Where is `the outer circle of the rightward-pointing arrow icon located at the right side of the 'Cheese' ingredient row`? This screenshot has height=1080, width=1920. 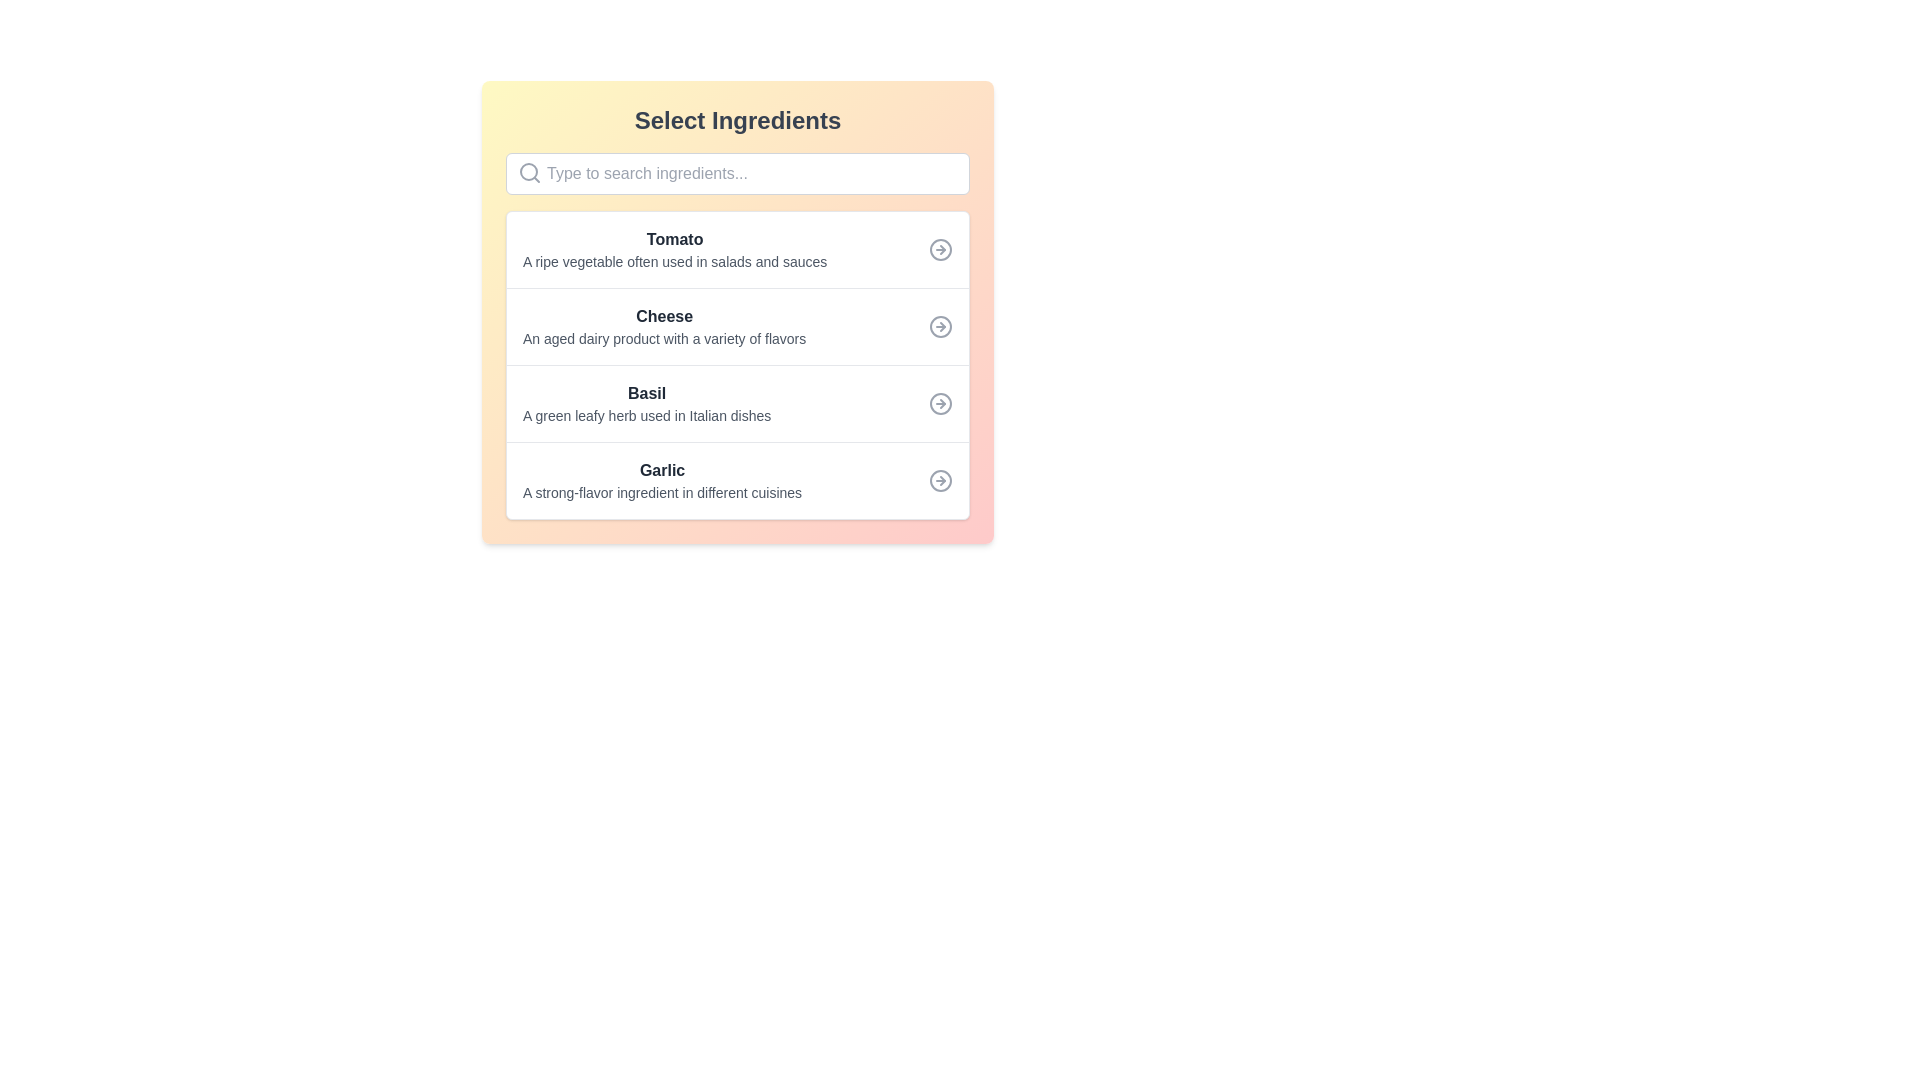
the outer circle of the rightward-pointing arrow icon located at the right side of the 'Cheese' ingredient row is located at coordinates (939, 326).